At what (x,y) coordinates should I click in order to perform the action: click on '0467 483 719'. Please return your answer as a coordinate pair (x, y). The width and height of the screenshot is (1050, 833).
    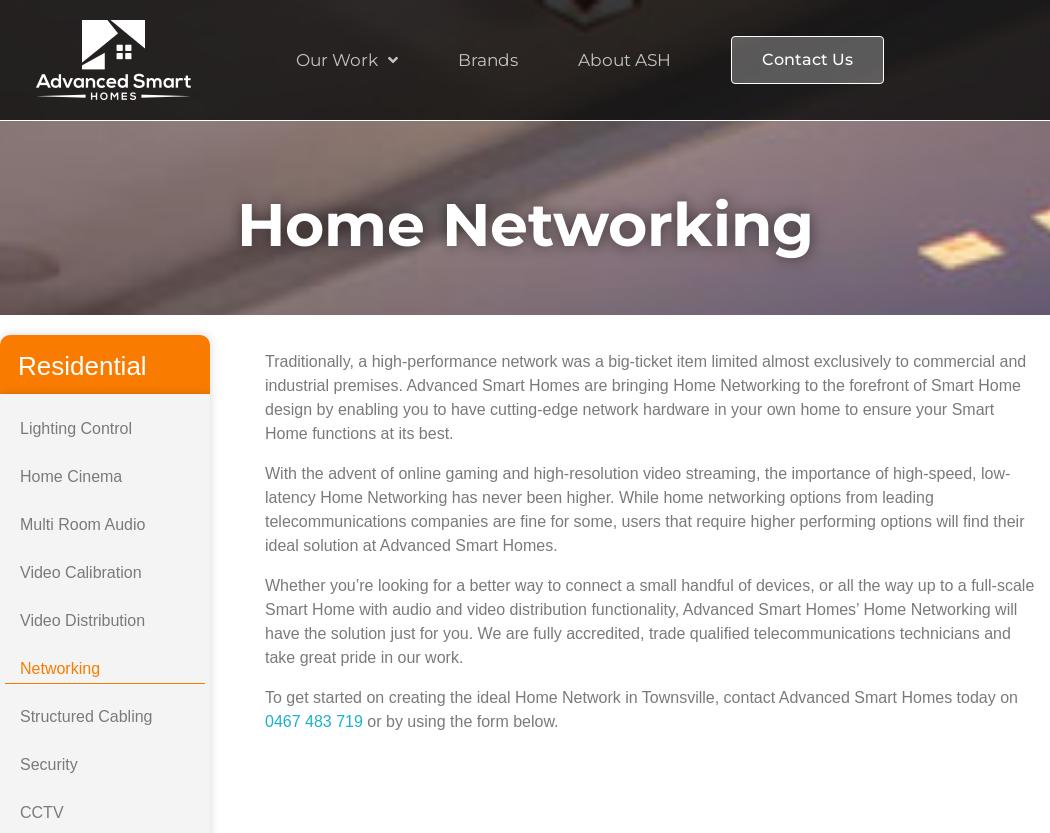
    Looking at the image, I should click on (313, 721).